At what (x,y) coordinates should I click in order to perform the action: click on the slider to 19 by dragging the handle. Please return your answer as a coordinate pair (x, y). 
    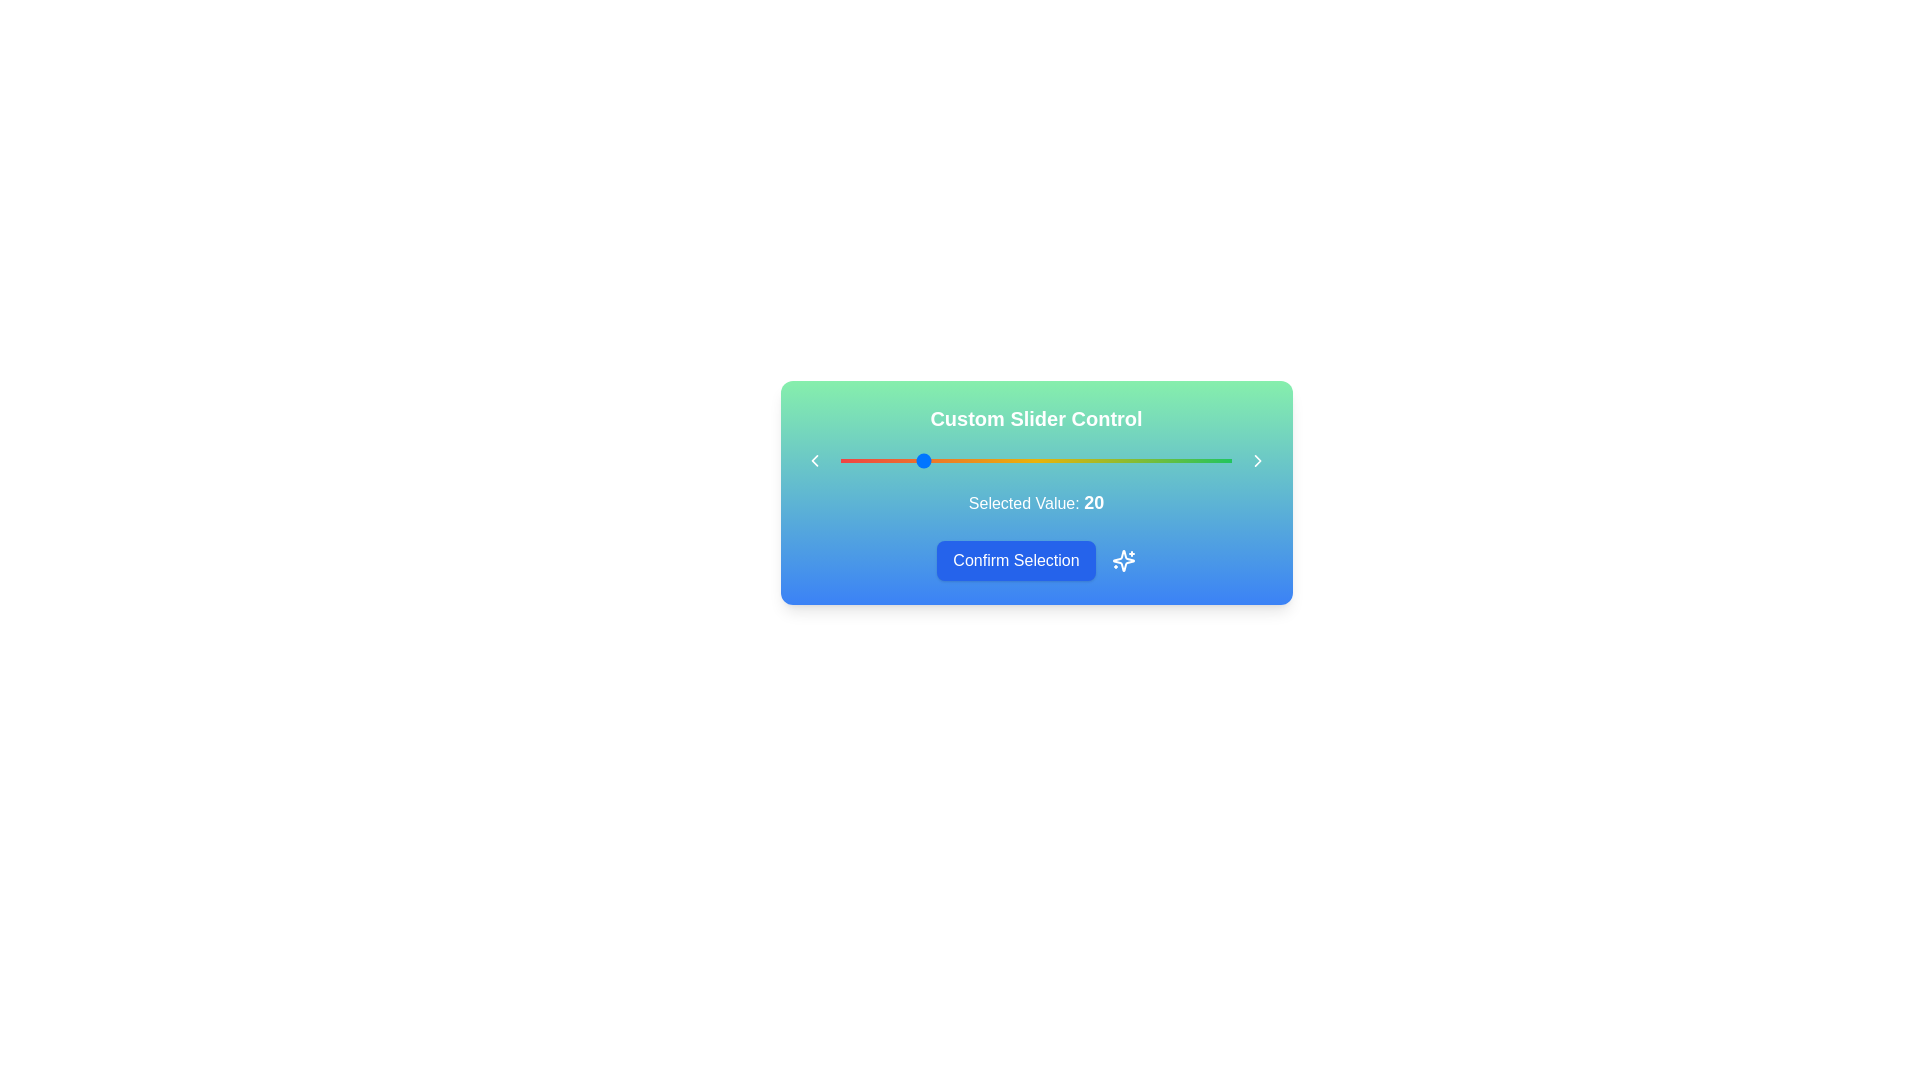
    Looking at the image, I should click on (914, 461).